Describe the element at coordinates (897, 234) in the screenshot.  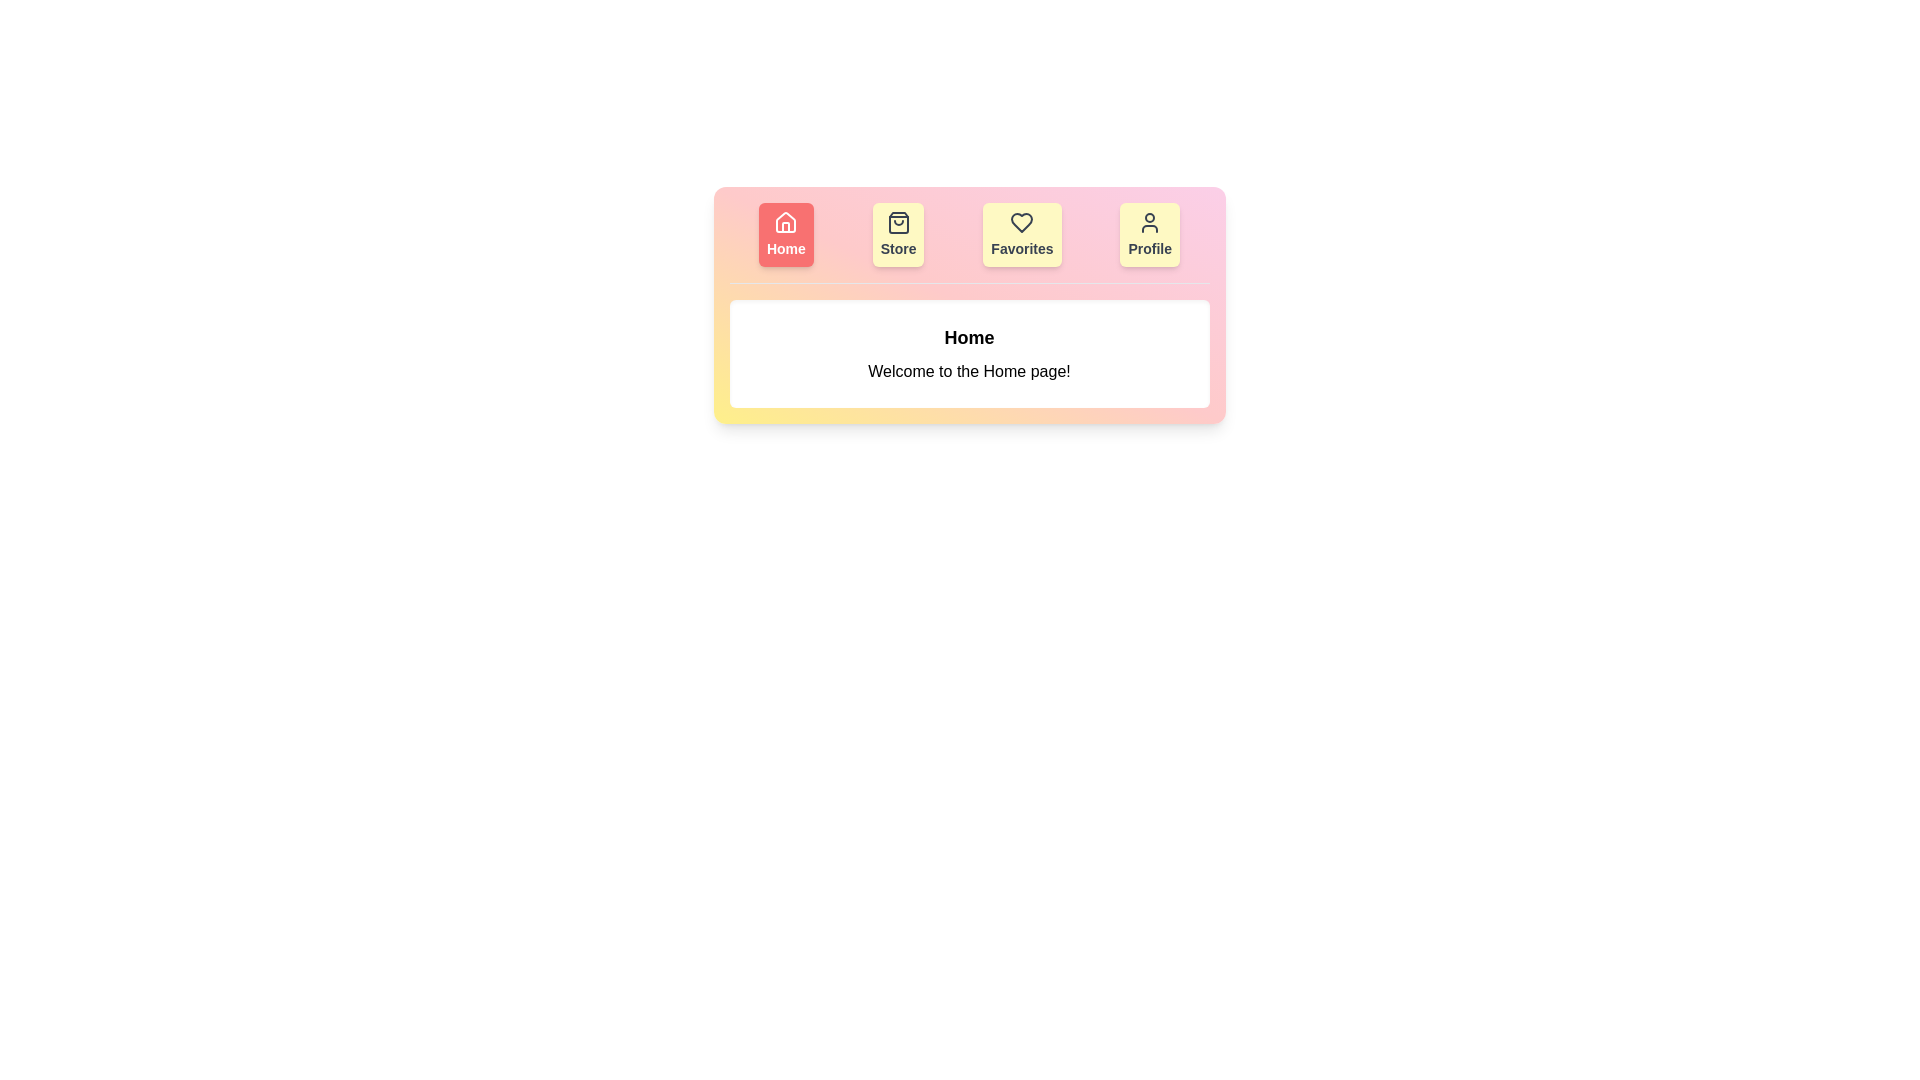
I see `the tab labeled Store to switch to its content` at that location.